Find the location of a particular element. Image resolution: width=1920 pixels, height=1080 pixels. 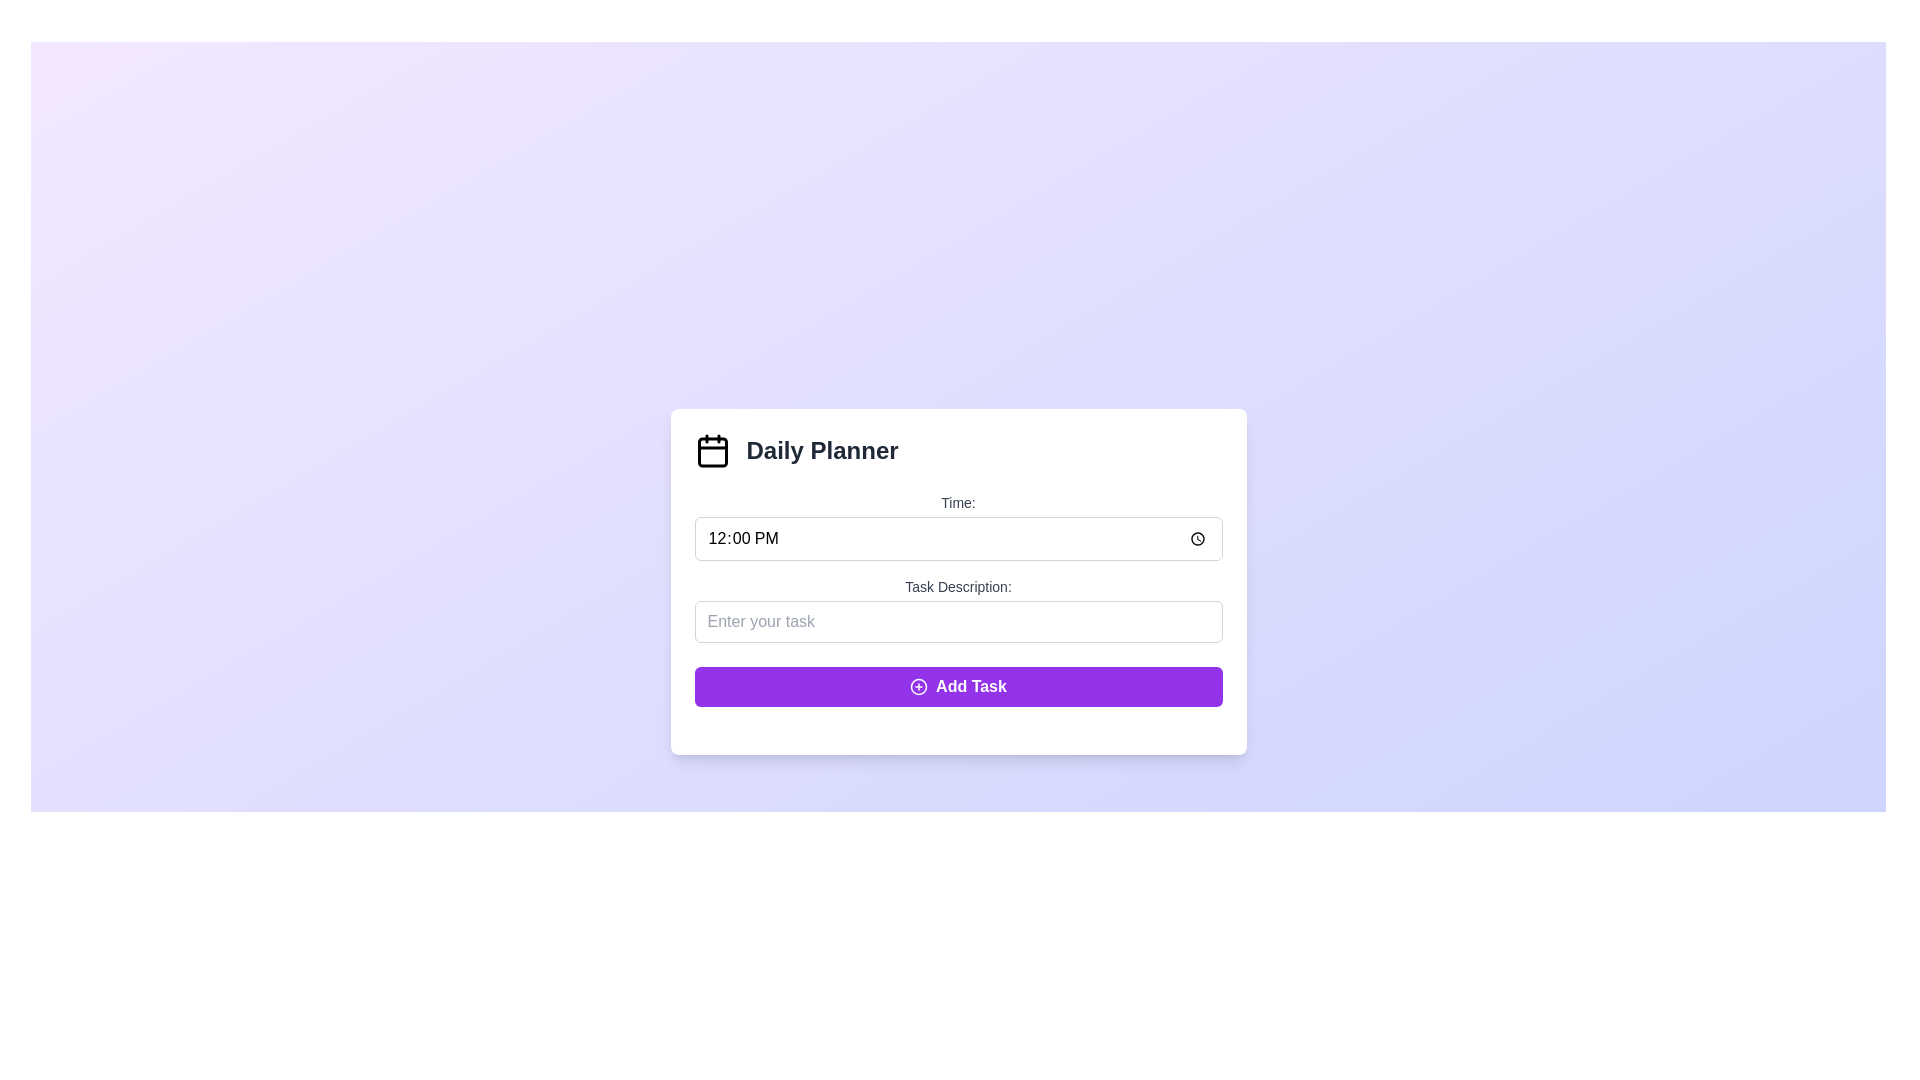

the text label displaying 'Task Description:' which is styled in dark gray within a form layout is located at coordinates (957, 585).